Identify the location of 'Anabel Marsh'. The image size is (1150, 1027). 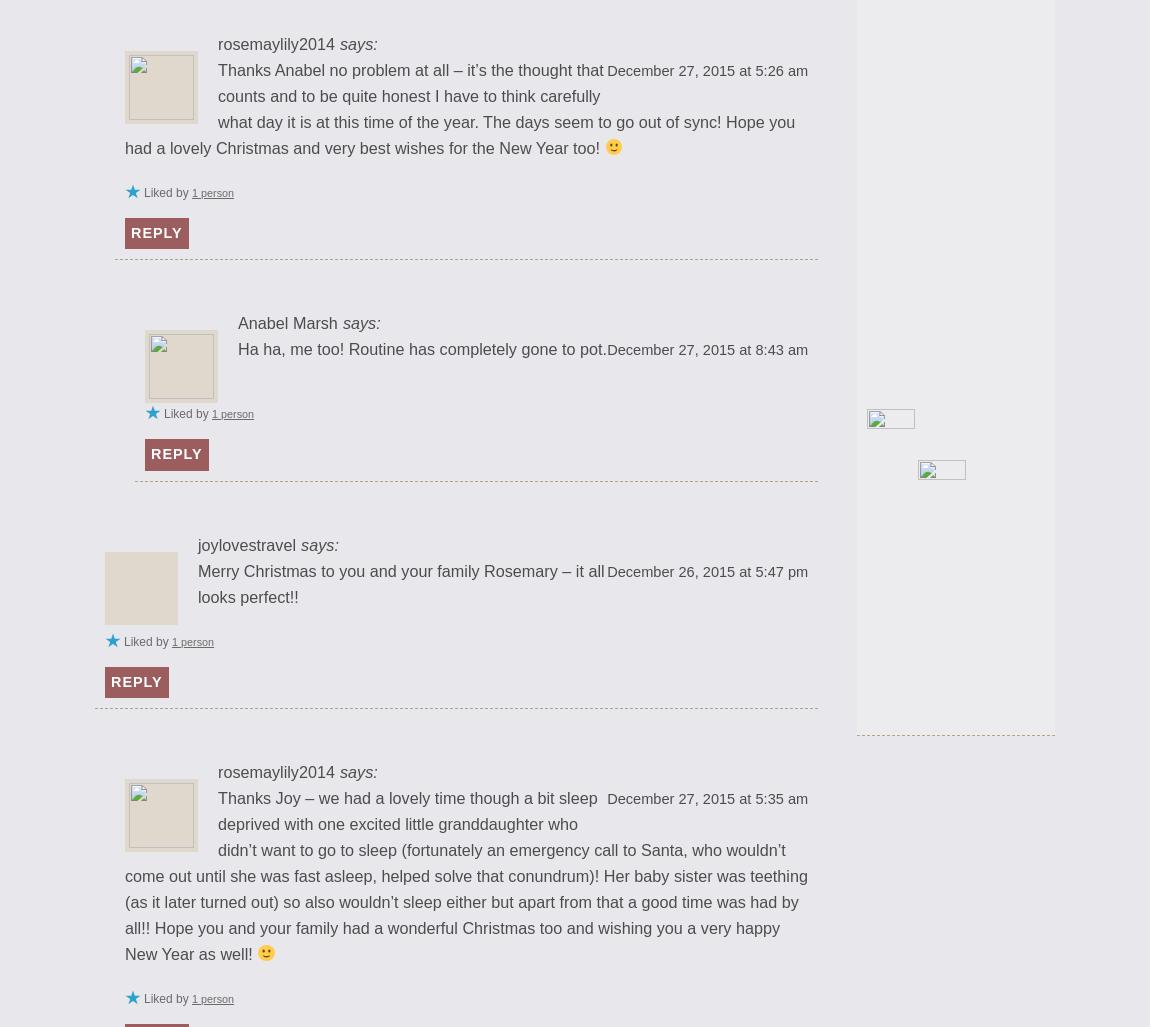
(286, 321).